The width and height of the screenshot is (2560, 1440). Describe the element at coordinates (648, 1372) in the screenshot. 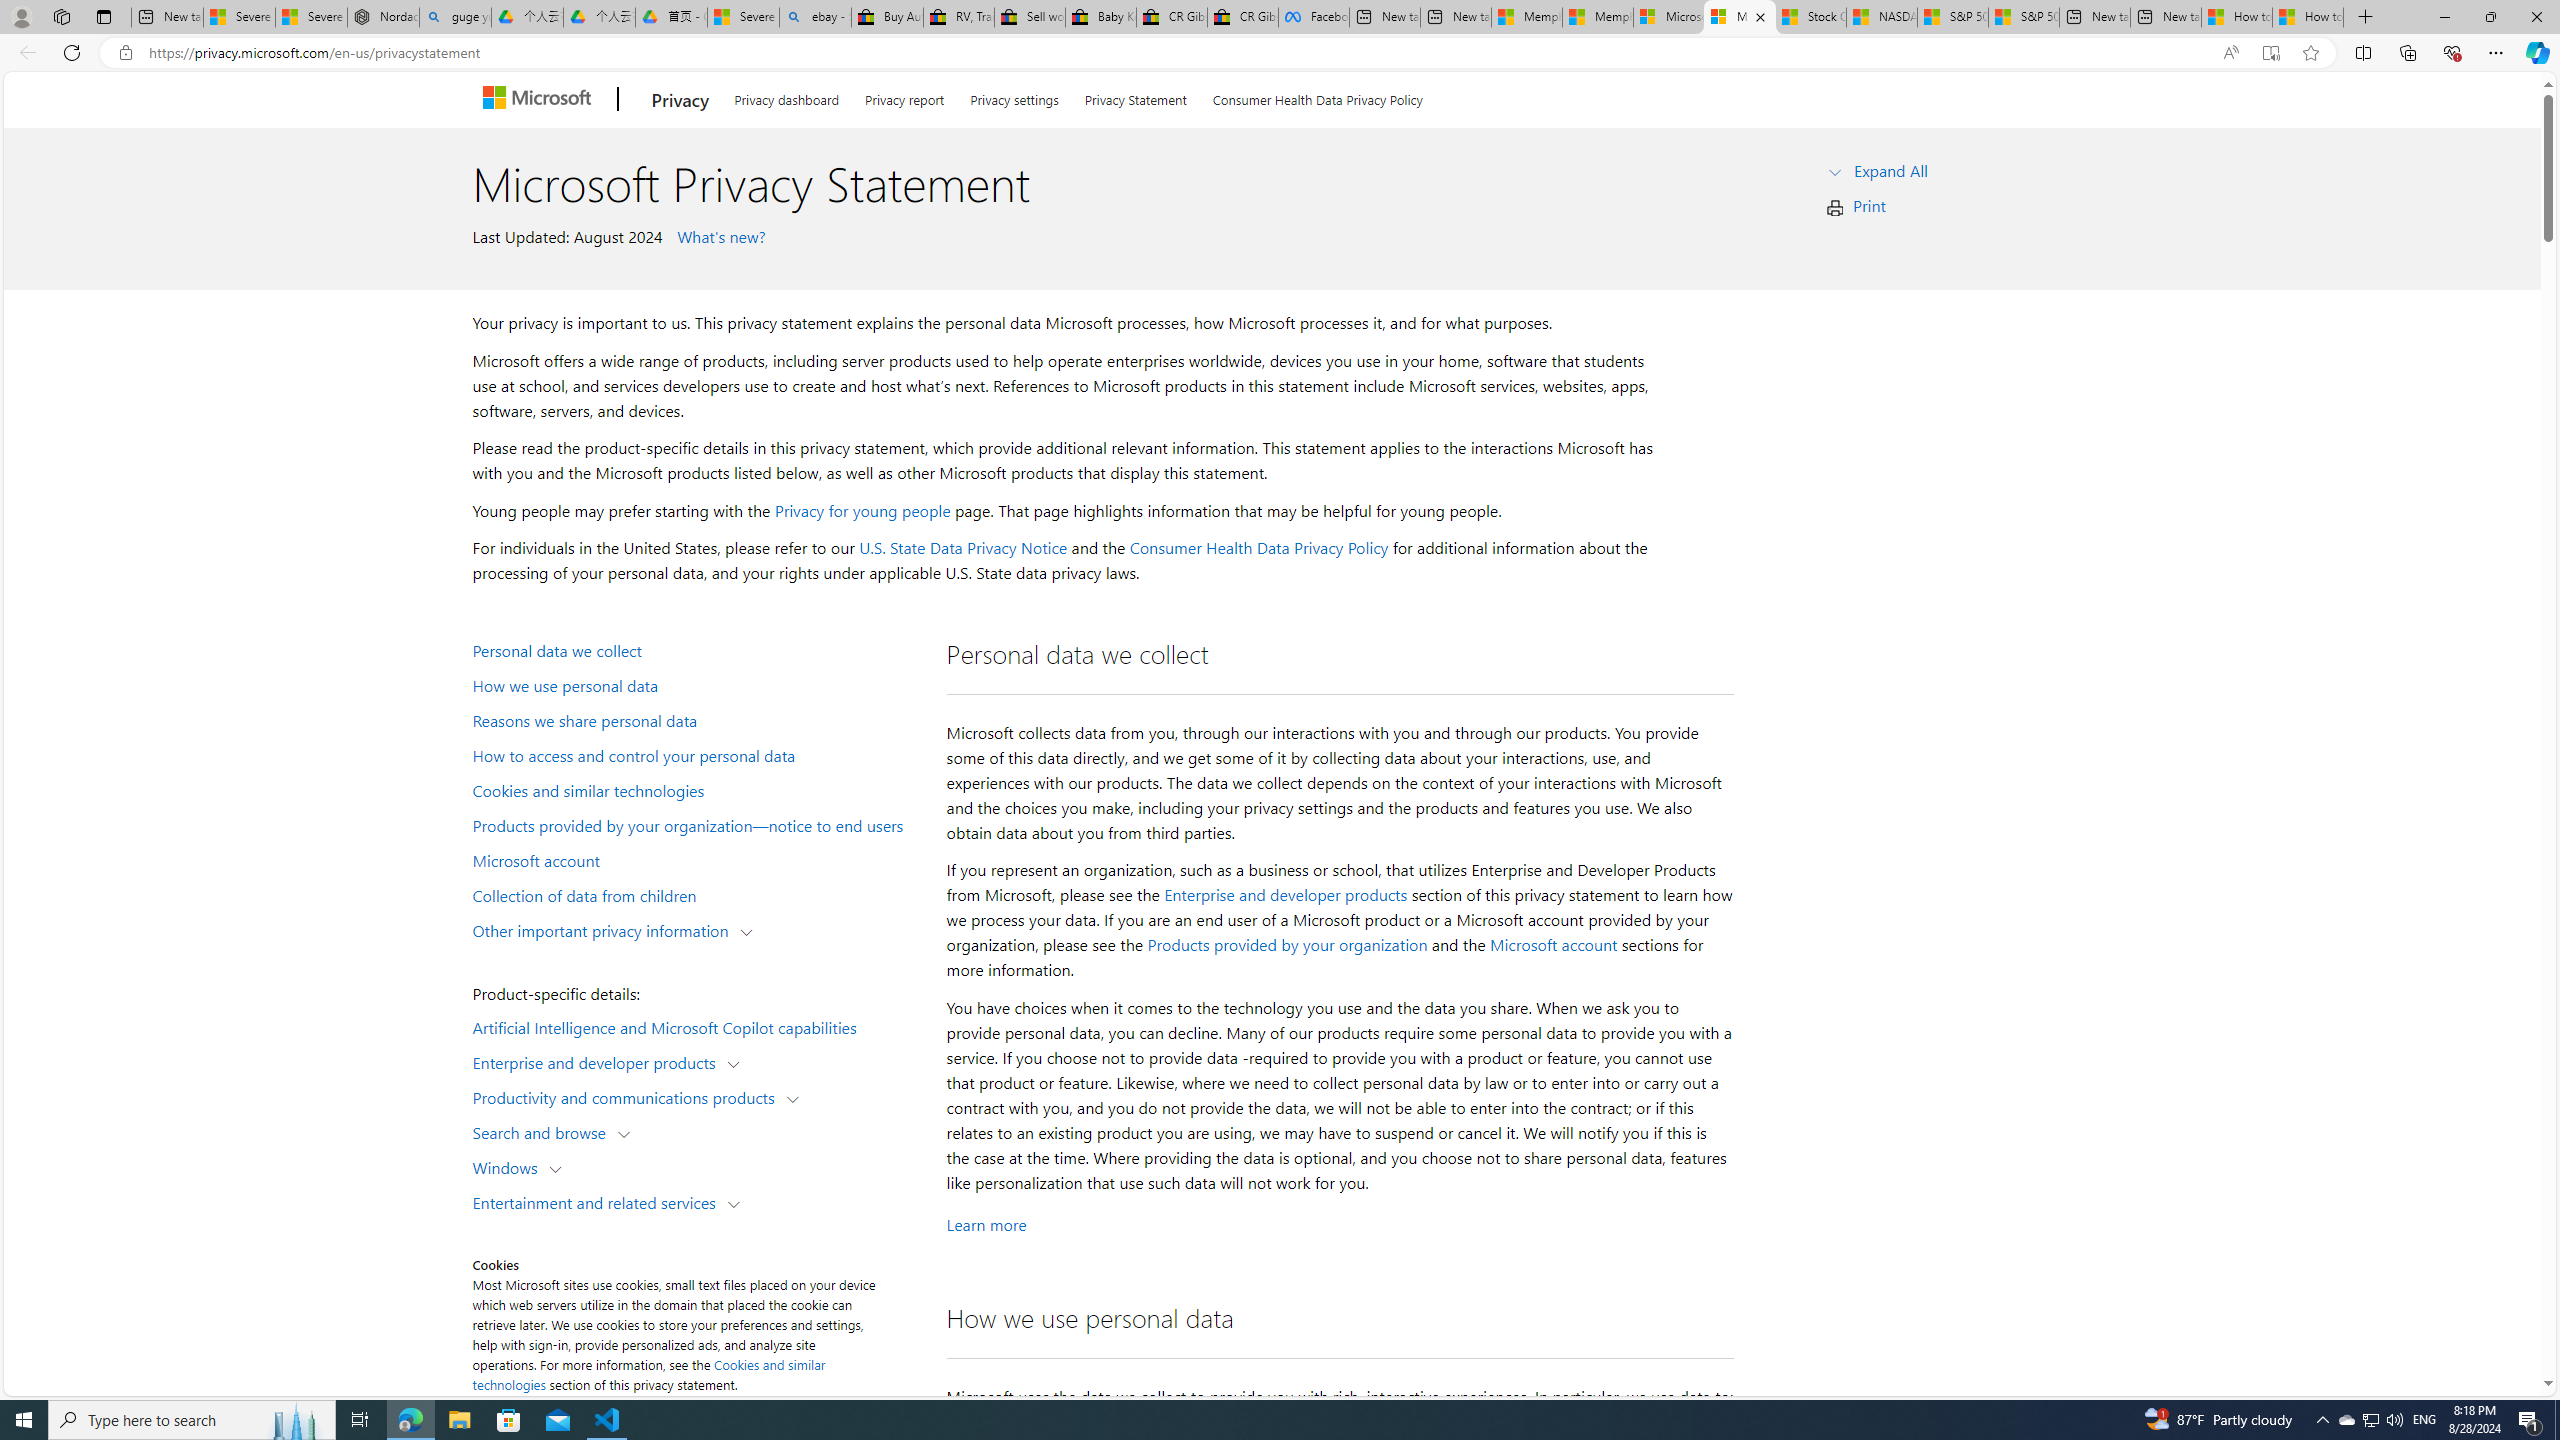

I see `'Cookies and similar technologies'` at that location.